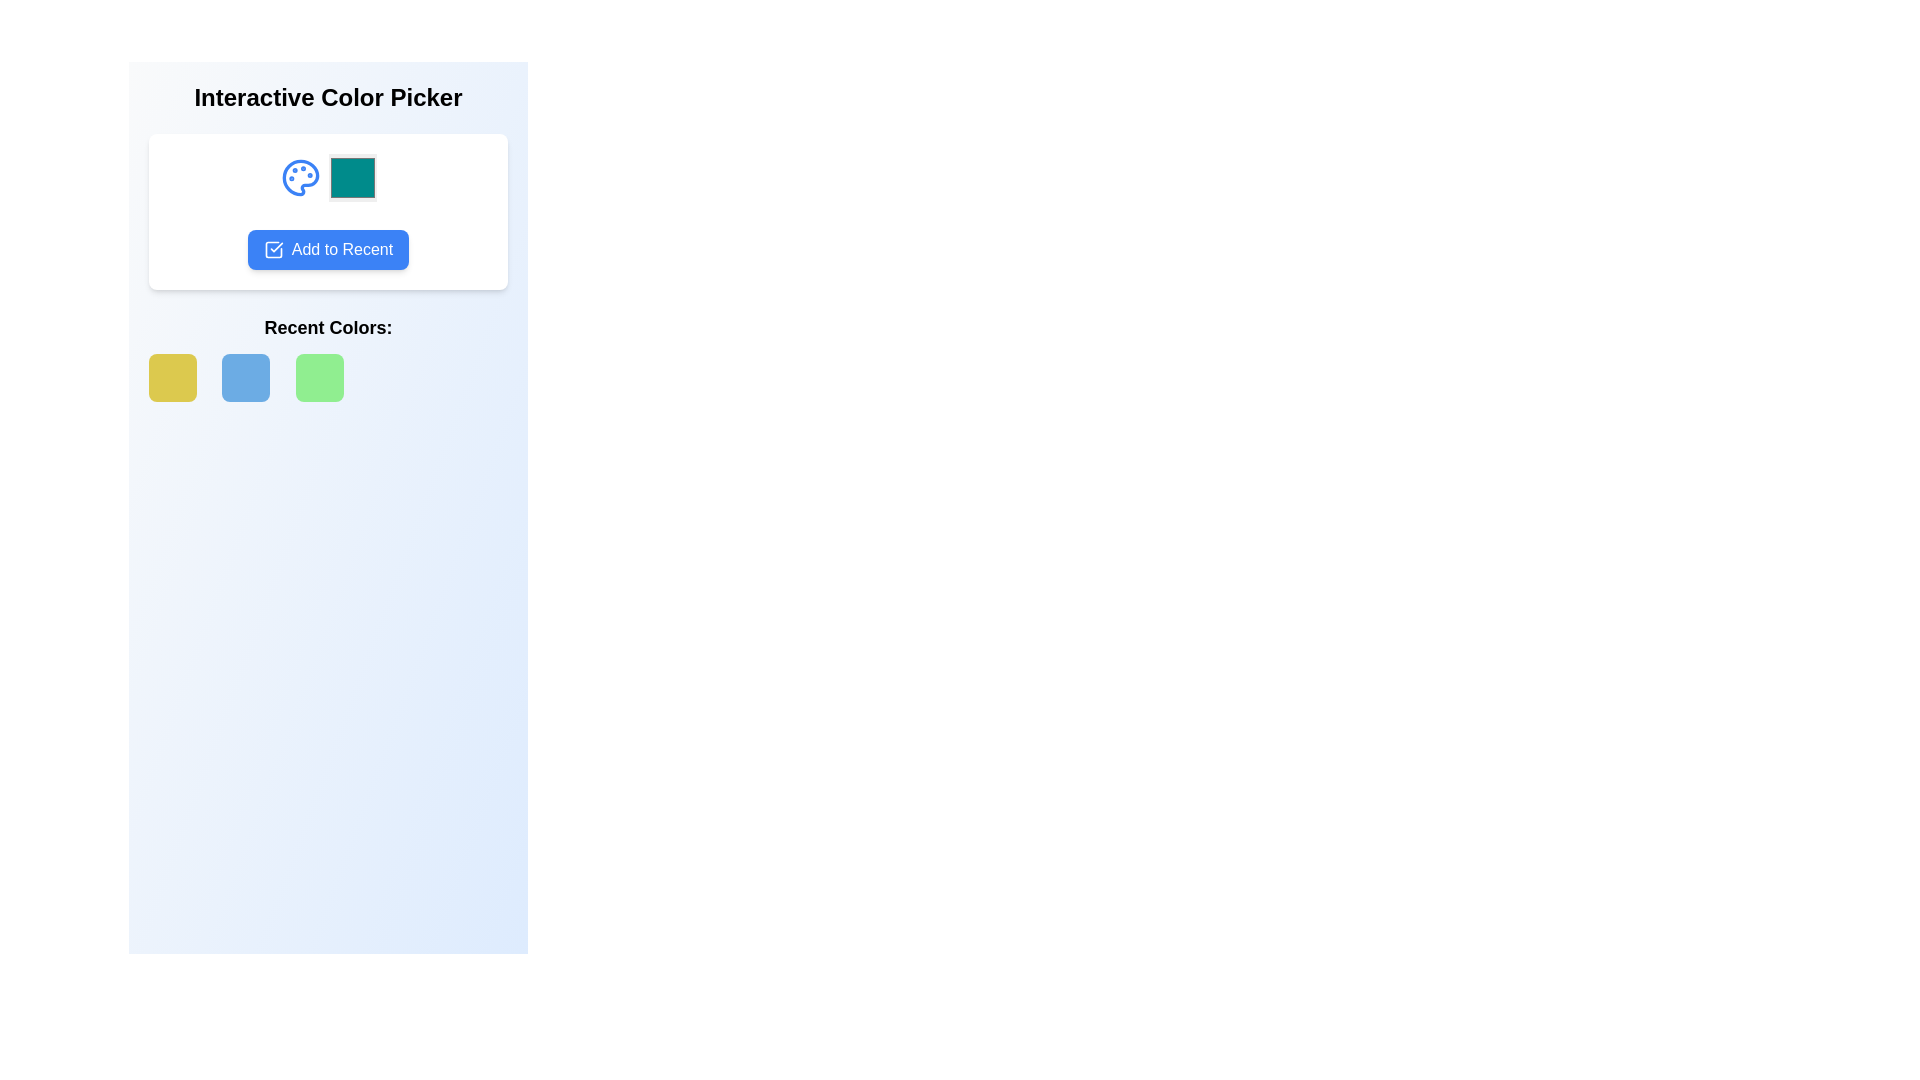  What do you see at coordinates (318, 378) in the screenshot?
I see `to select the light green color indicator box, which is the third square from the left in a row of five components in the 'Recent Colors' section` at bounding box center [318, 378].